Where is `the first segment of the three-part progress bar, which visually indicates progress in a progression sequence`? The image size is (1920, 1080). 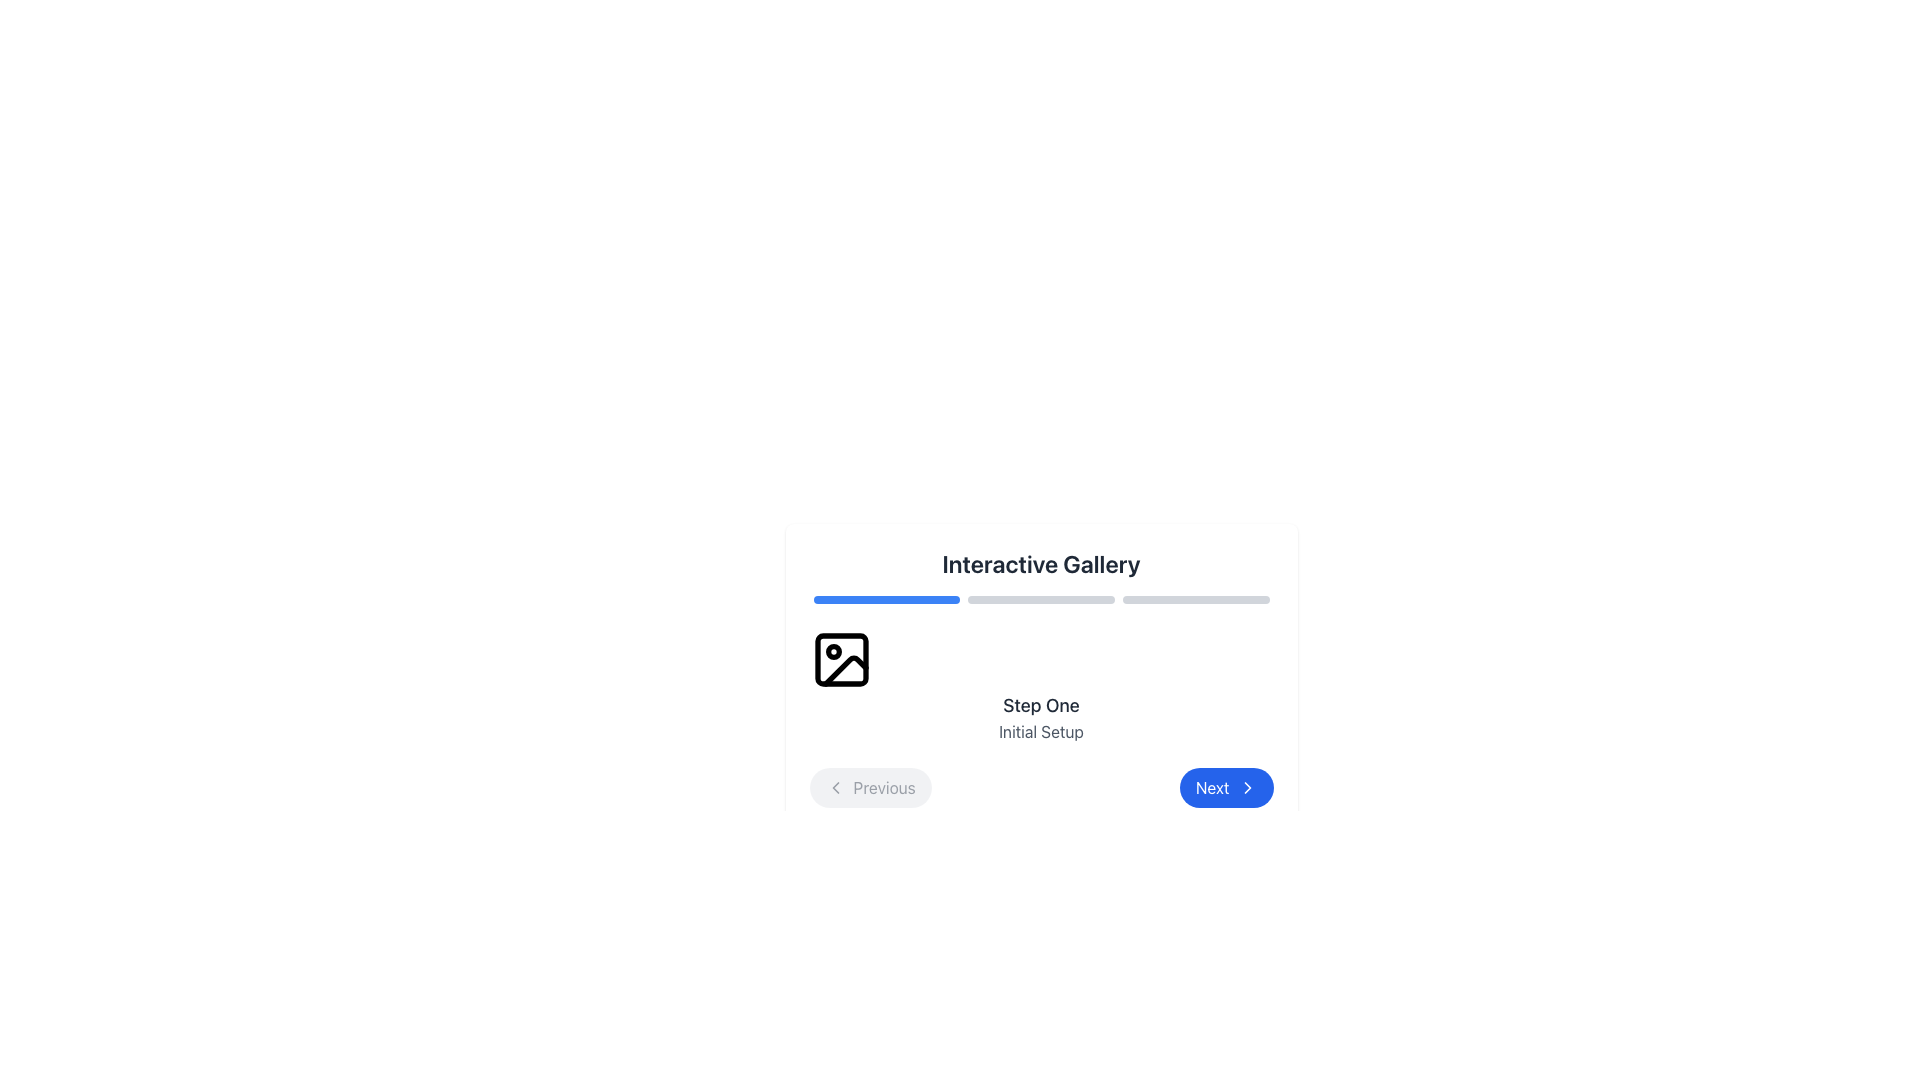 the first segment of the three-part progress bar, which visually indicates progress in a progression sequence is located at coordinates (885, 599).